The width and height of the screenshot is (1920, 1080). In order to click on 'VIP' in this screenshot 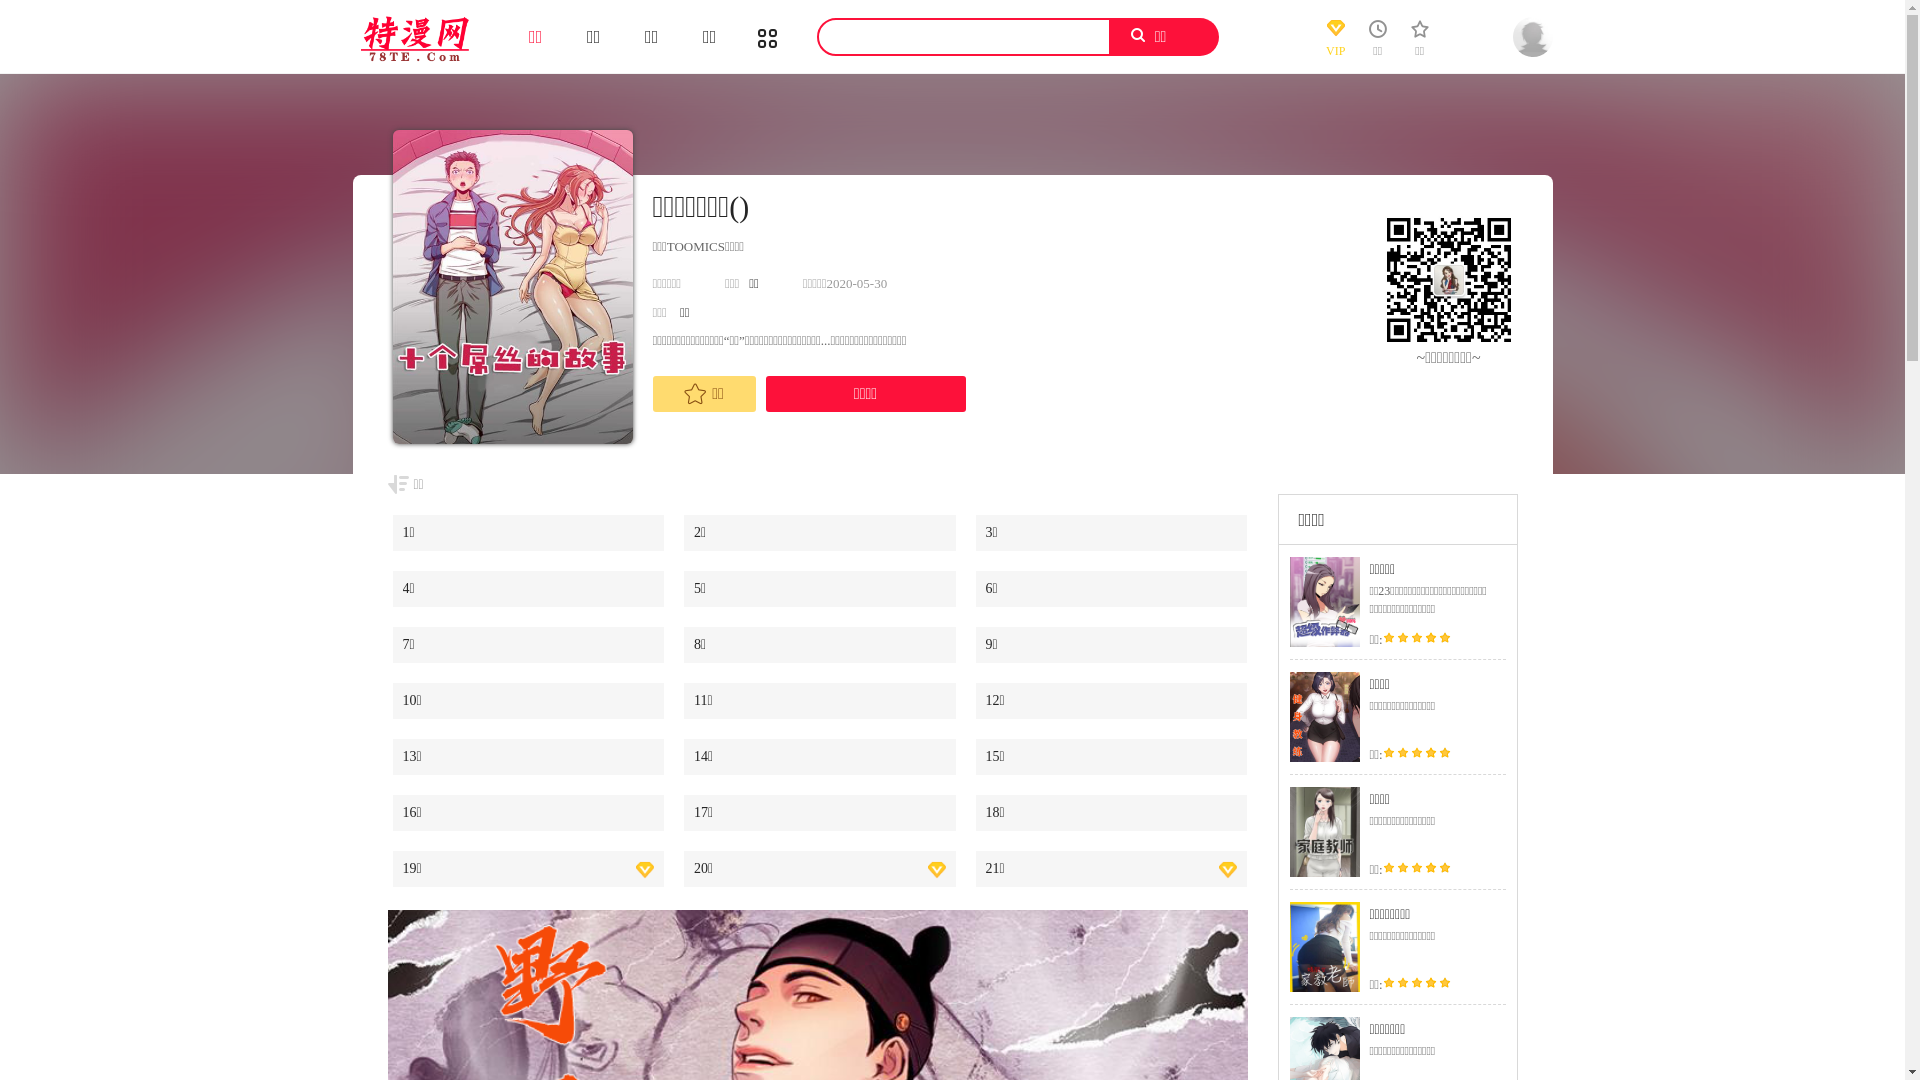, I will do `click(1335, 42)`.